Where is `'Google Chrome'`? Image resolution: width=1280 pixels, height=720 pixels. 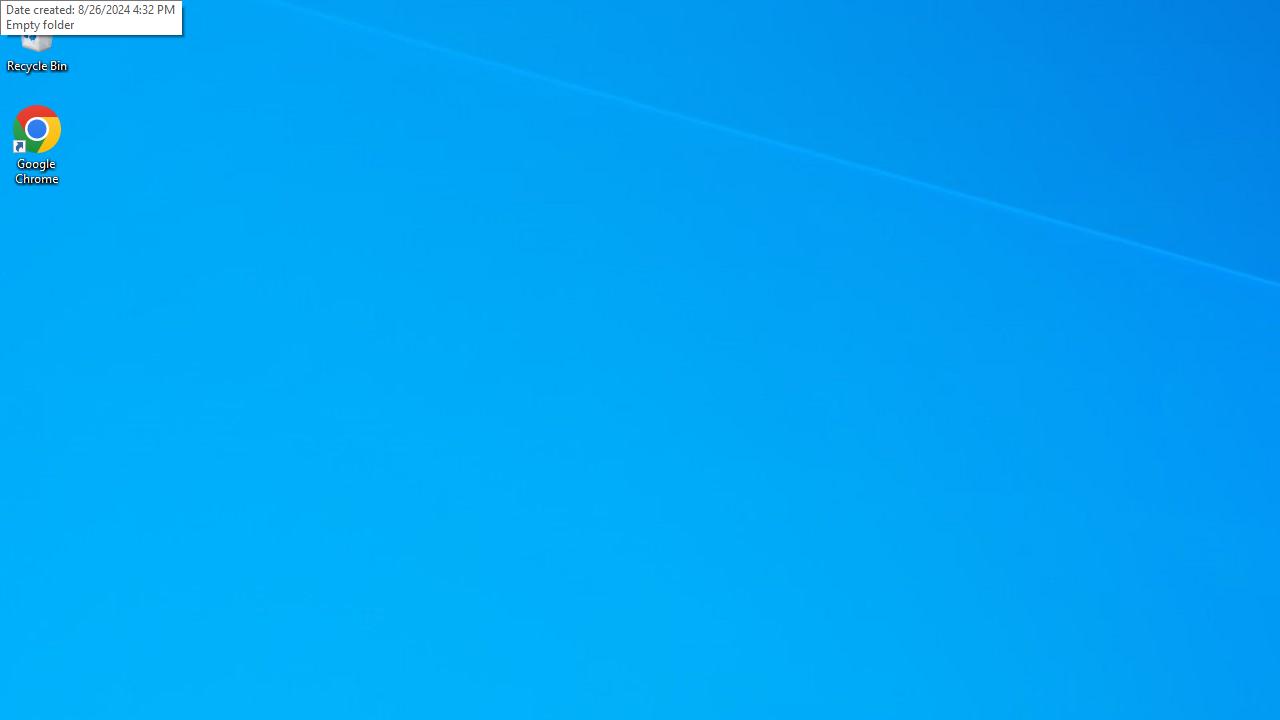
'Google Chrome' is located at coordinates (37, 144).